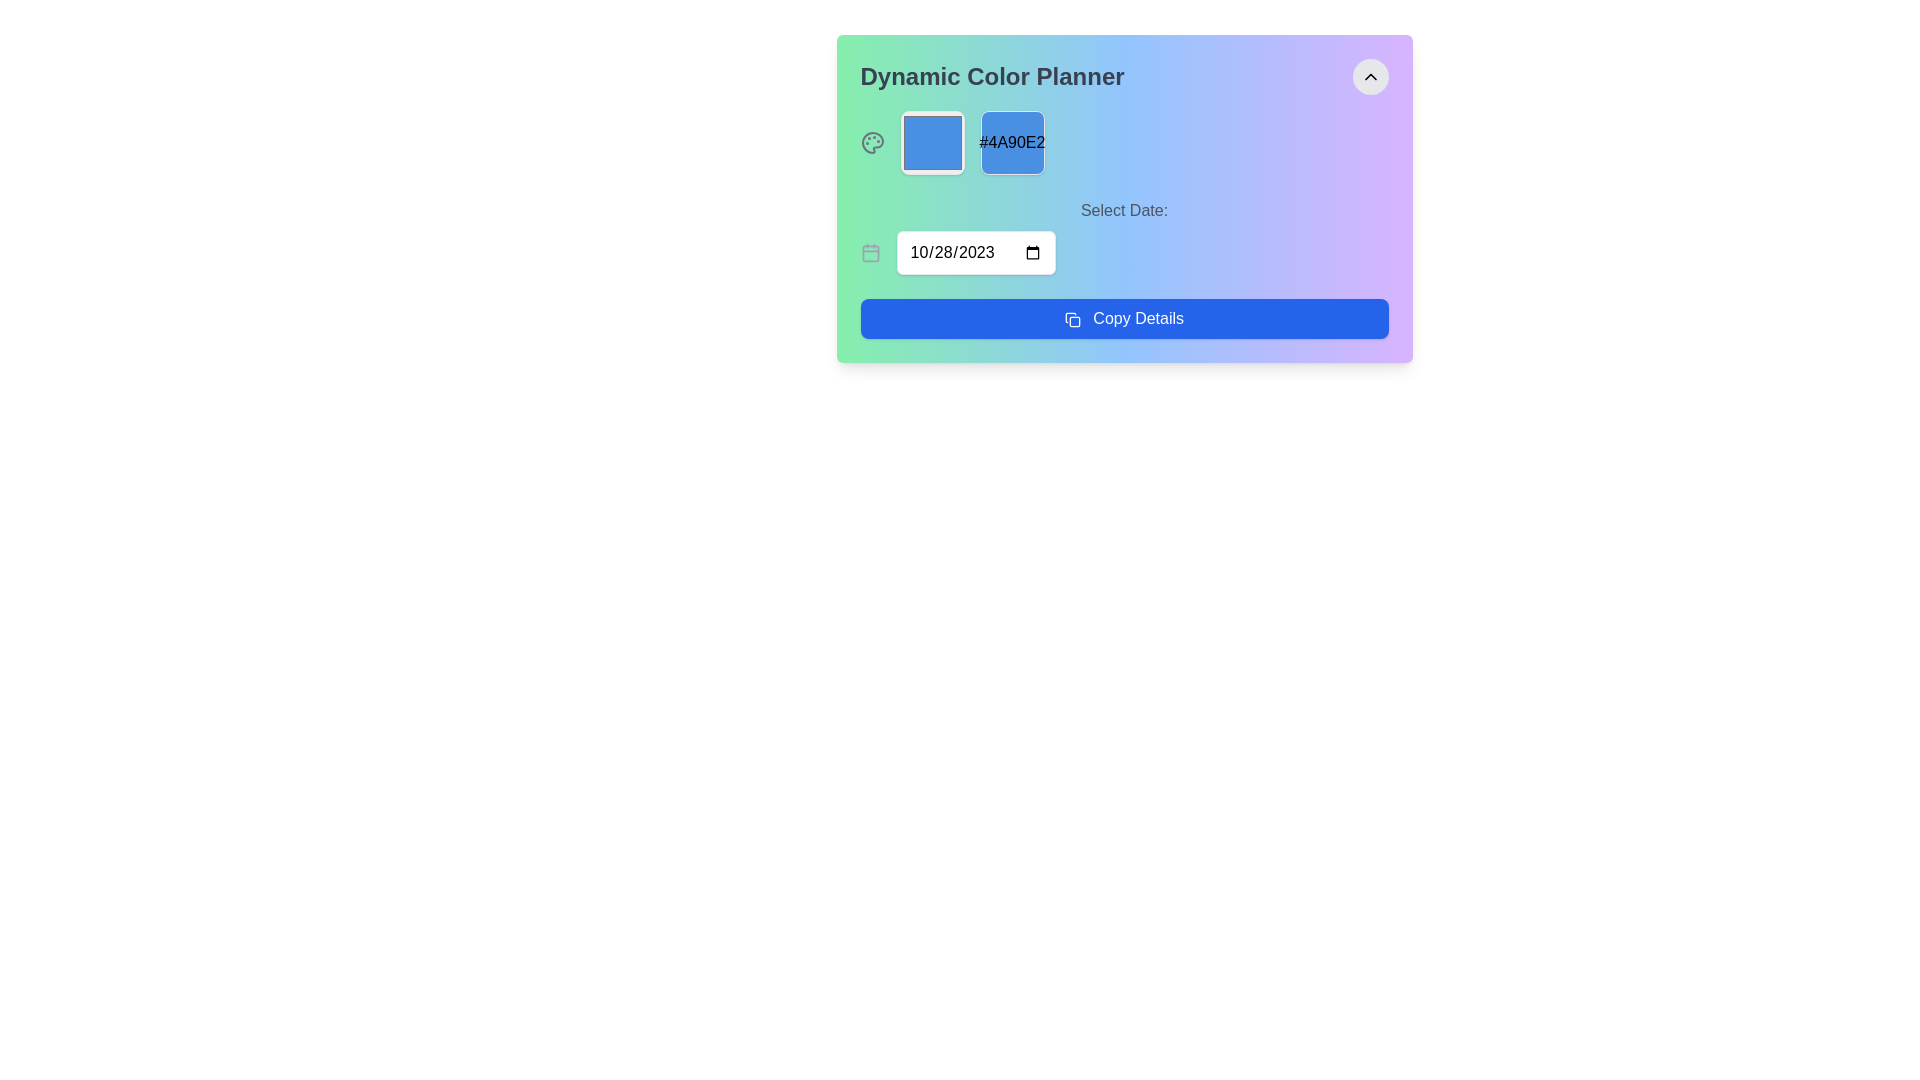  I want to click on the rounded rectangle inside the calendar icon, which is styled with a border and a transparent interior, located at the center of the calendar icon, so click(870, 252).